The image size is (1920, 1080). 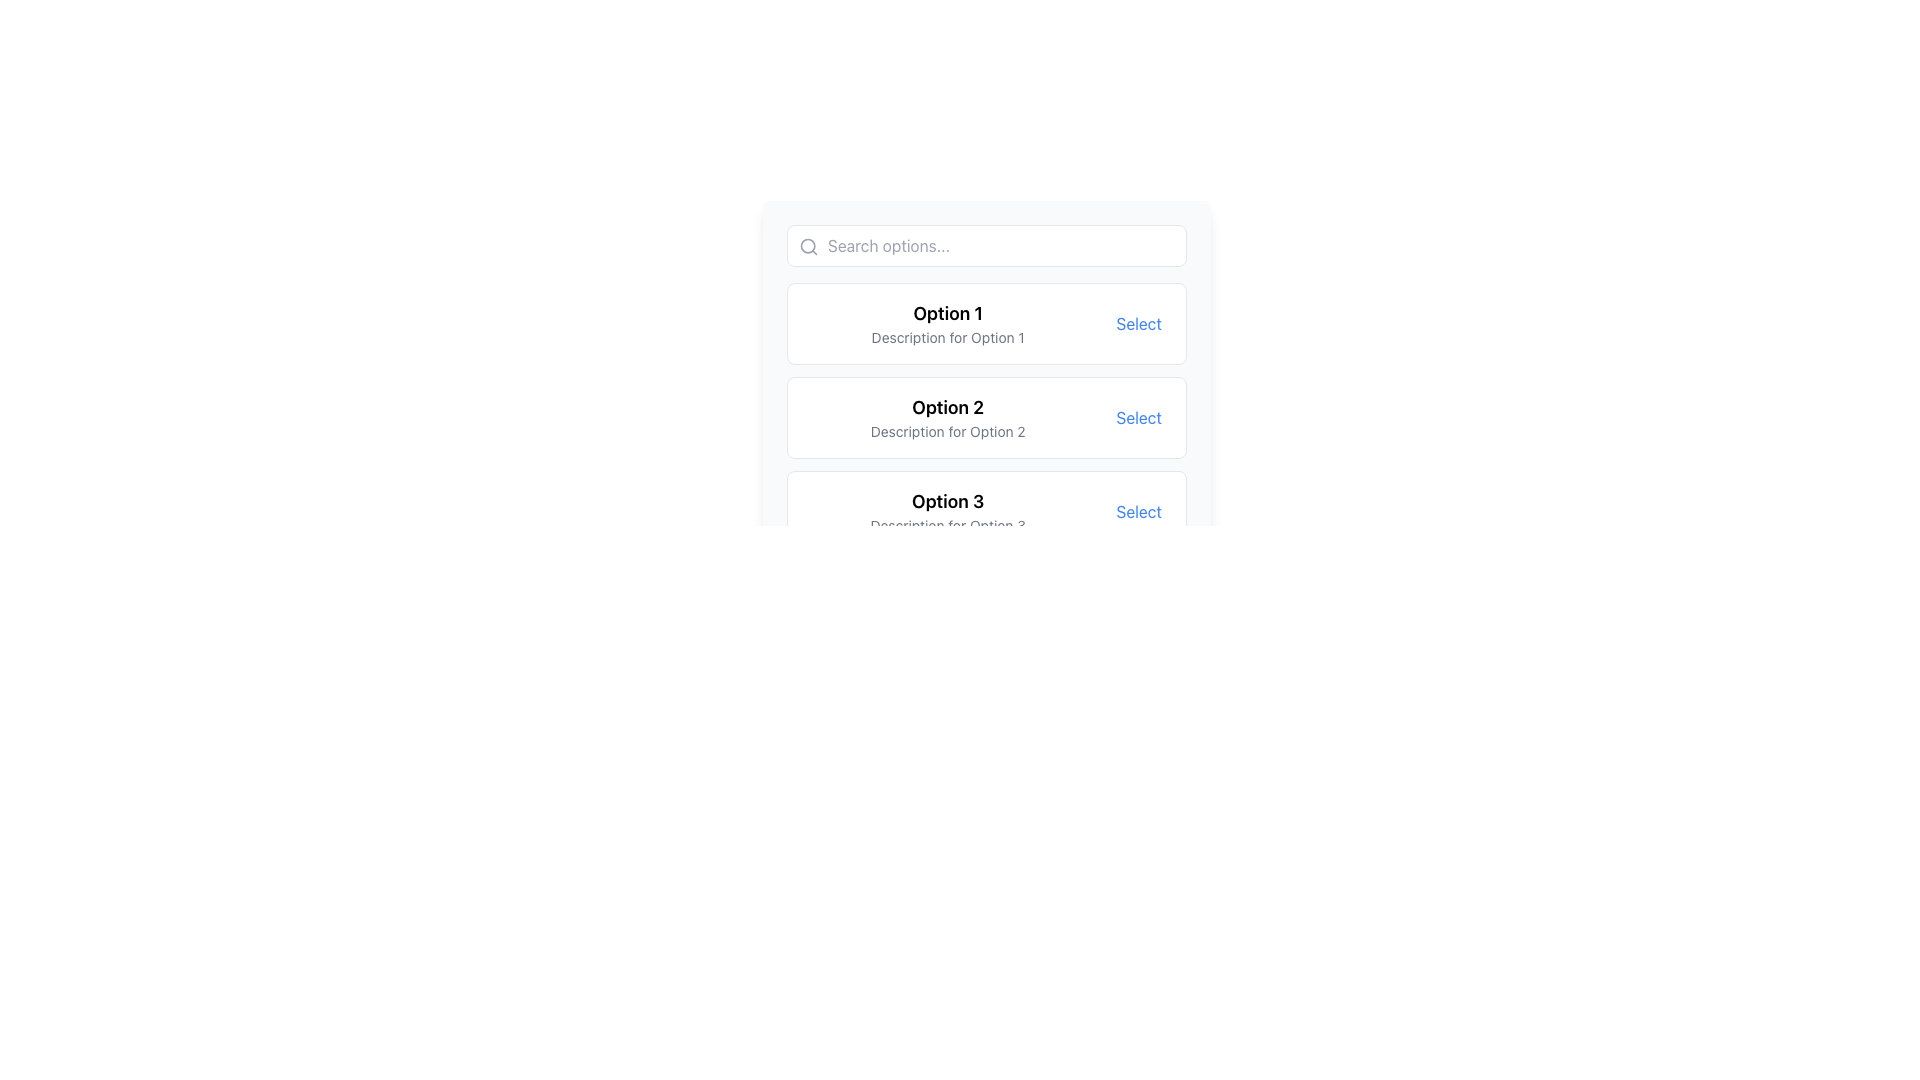 What do you see at coordinates (808, 245) in the screenshot?
I see `the circle component of the search icon located in the upper-left corner of the search bar` at bounding box center [808, 245].